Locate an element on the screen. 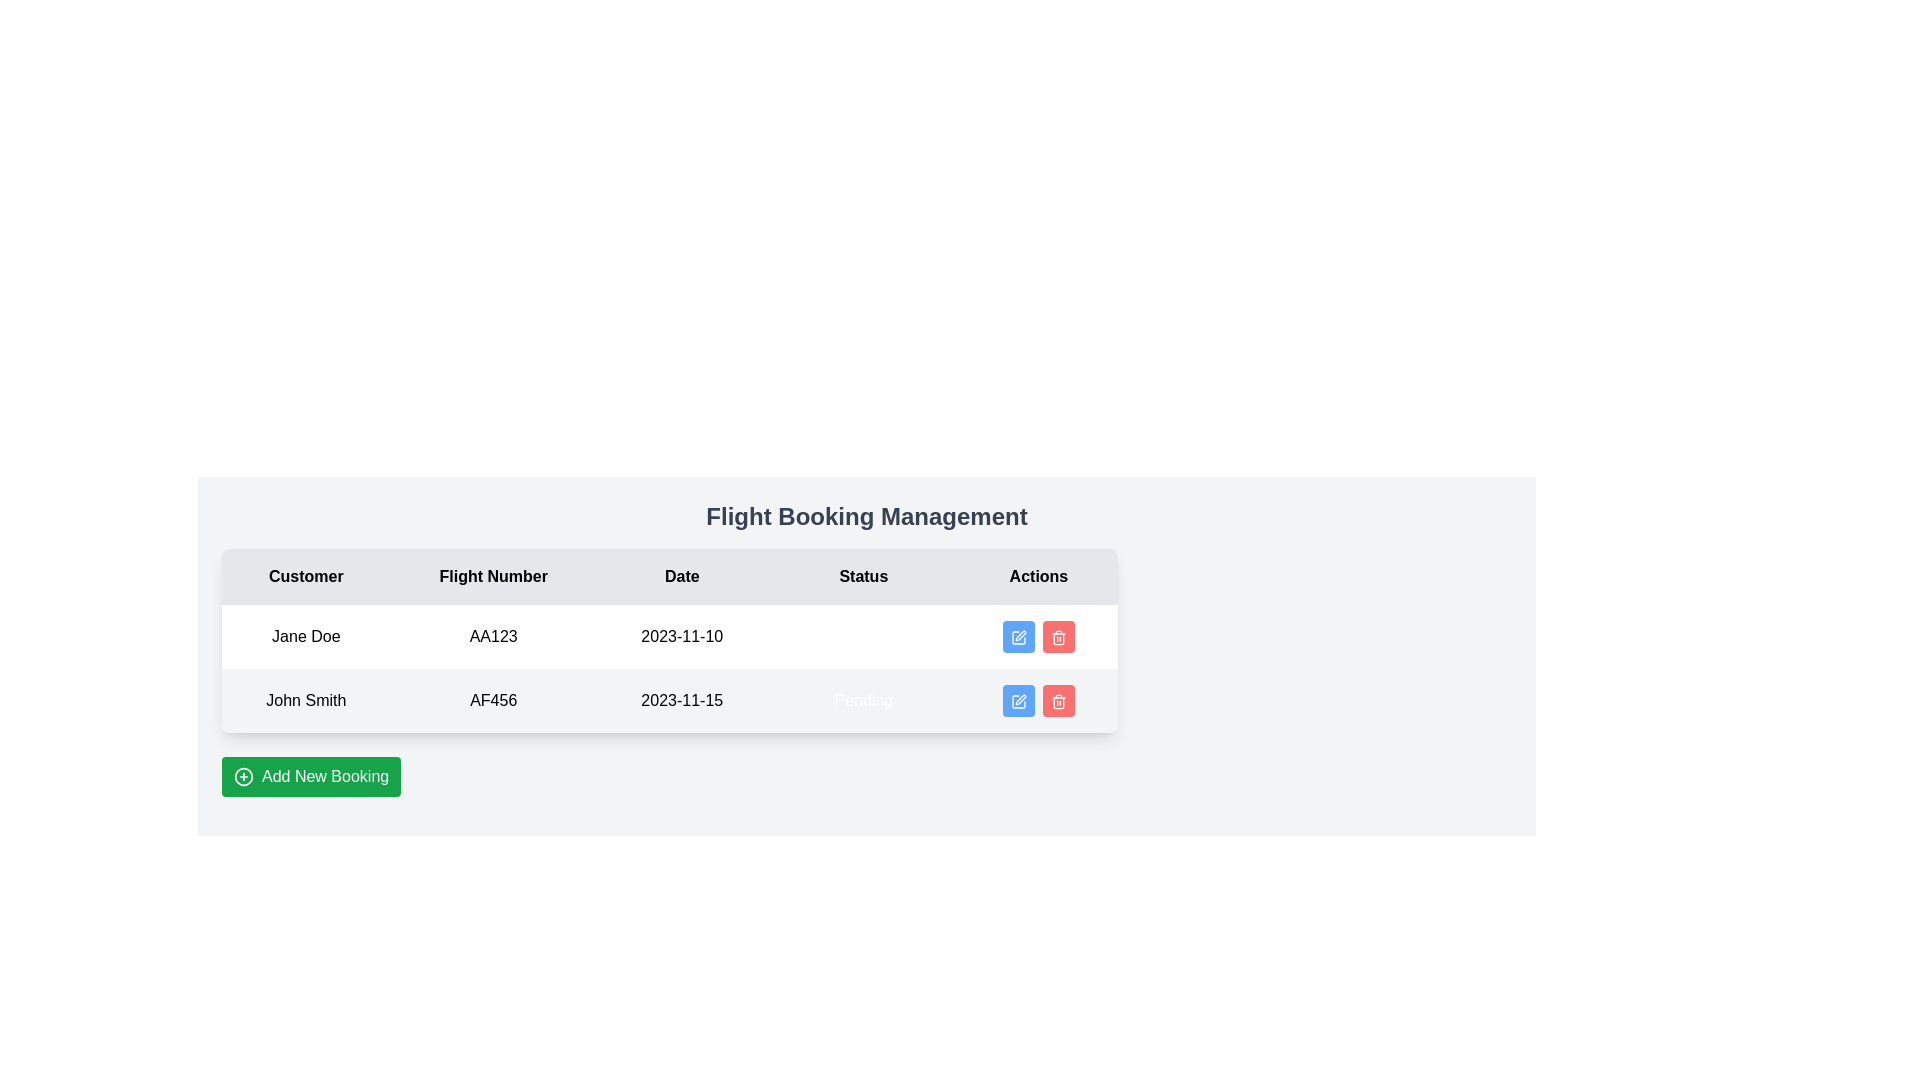 Image resolution: width=1920 pixels, height=1080 pixels. the table cell displaying the booking date for 'Jane Doe' associated with flight number 'AA123' is located at coordinates (682, 636).